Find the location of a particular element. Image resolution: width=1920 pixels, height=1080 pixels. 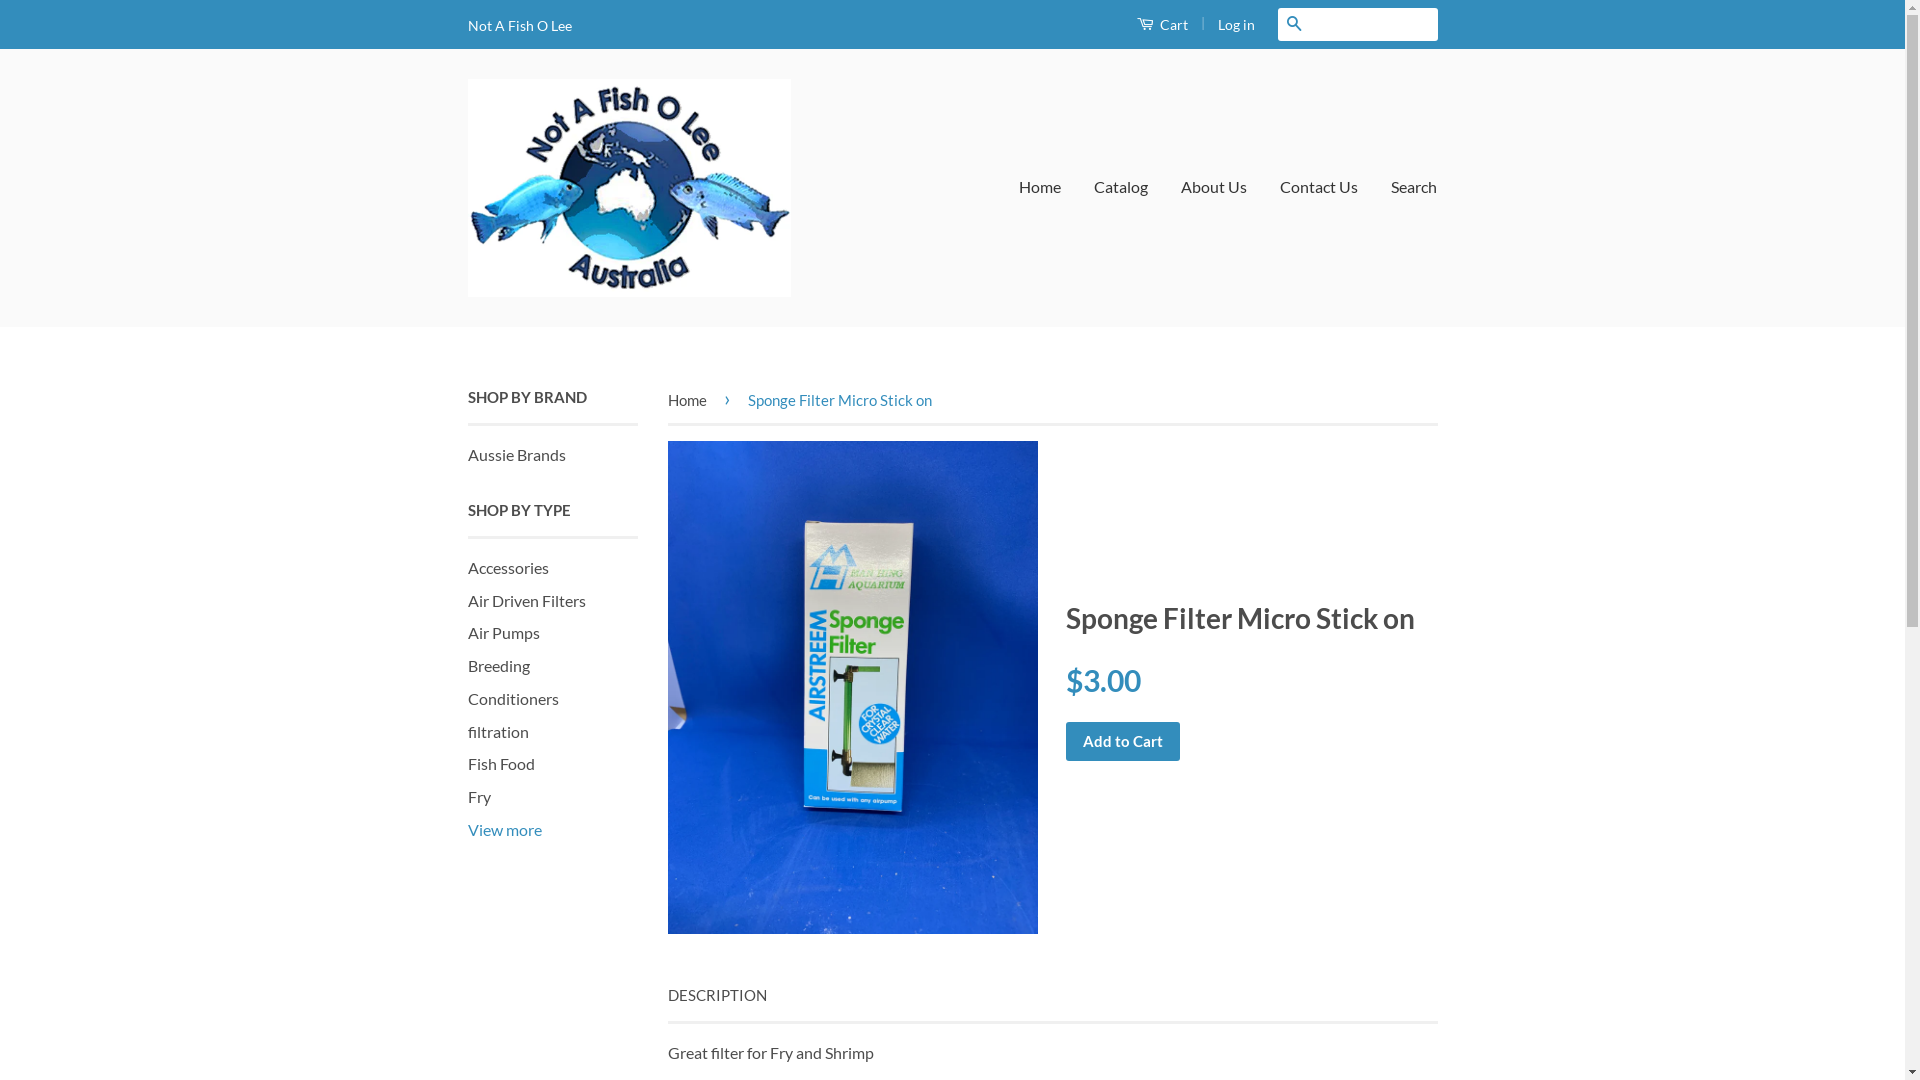

'Search' is located at coordinates (1276, 24).